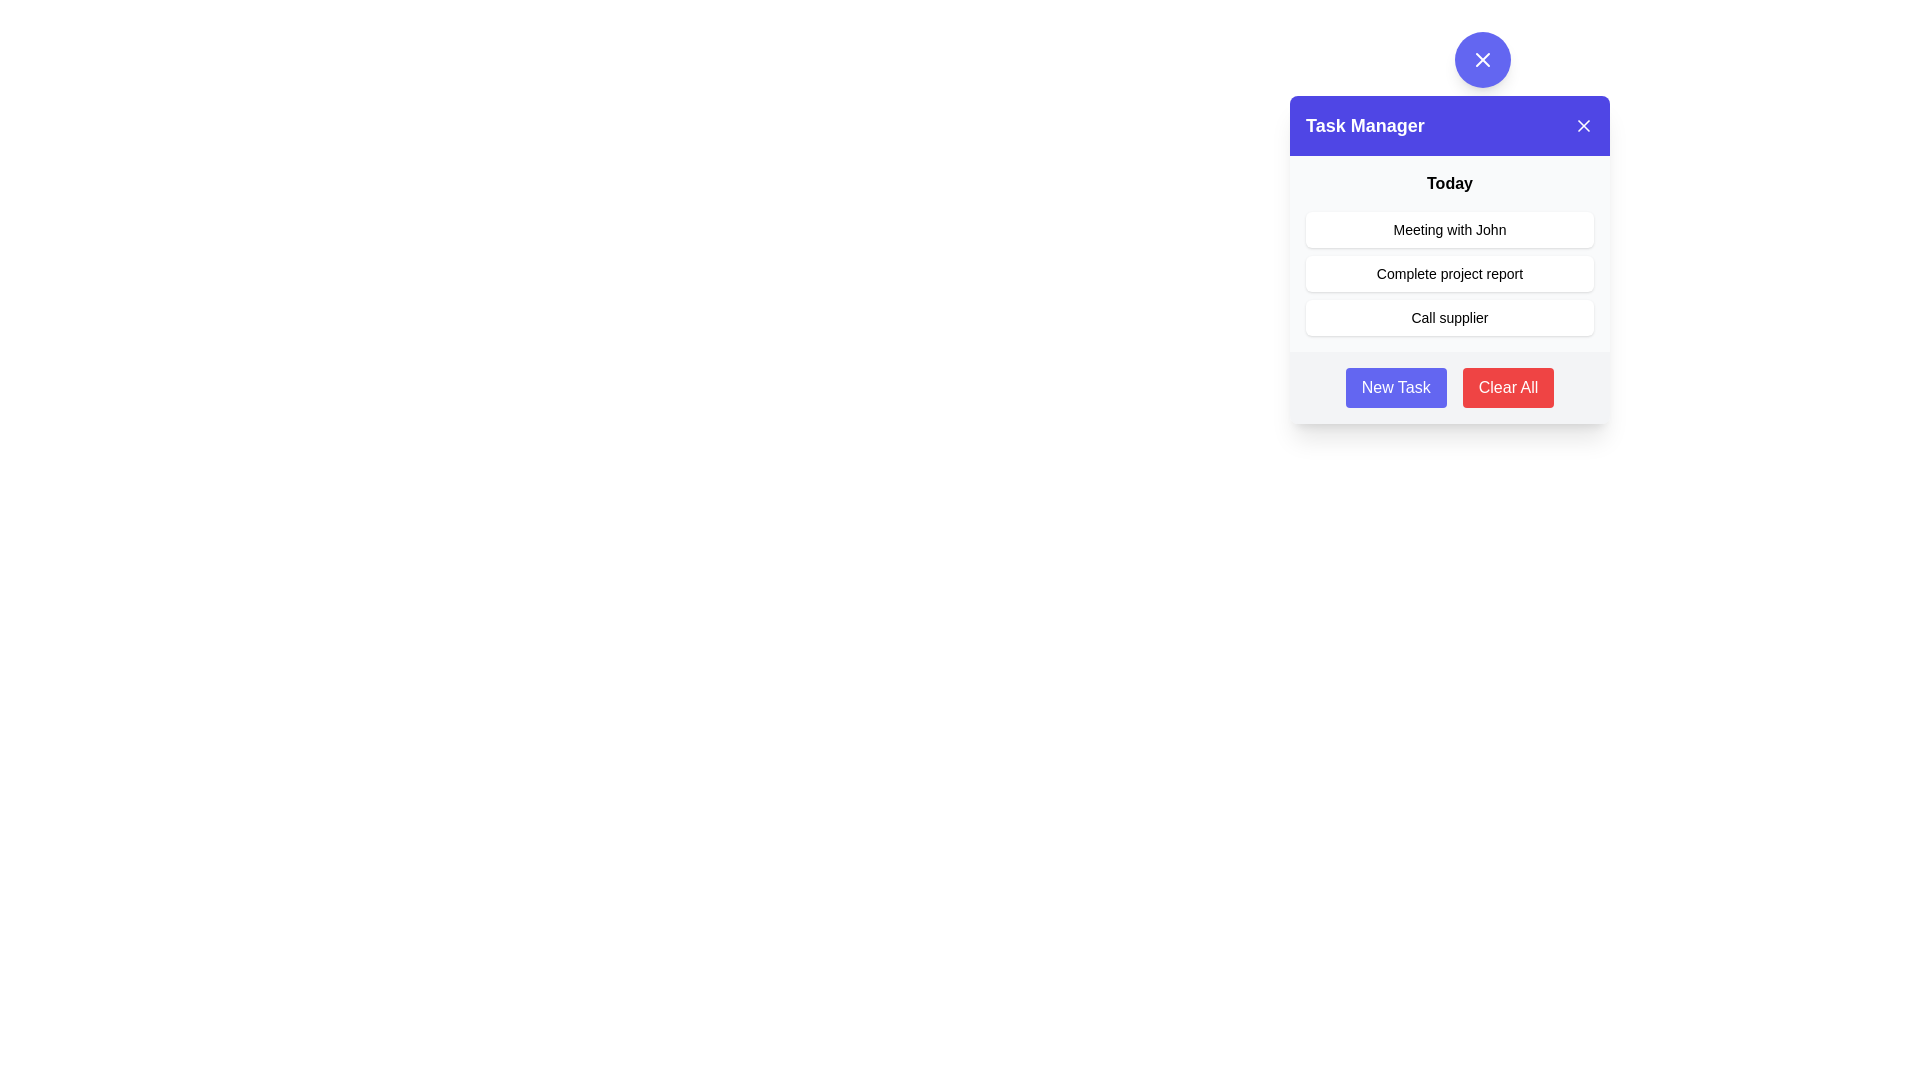  I want to click on the 'Call supplier' button, so click(1449, 316).